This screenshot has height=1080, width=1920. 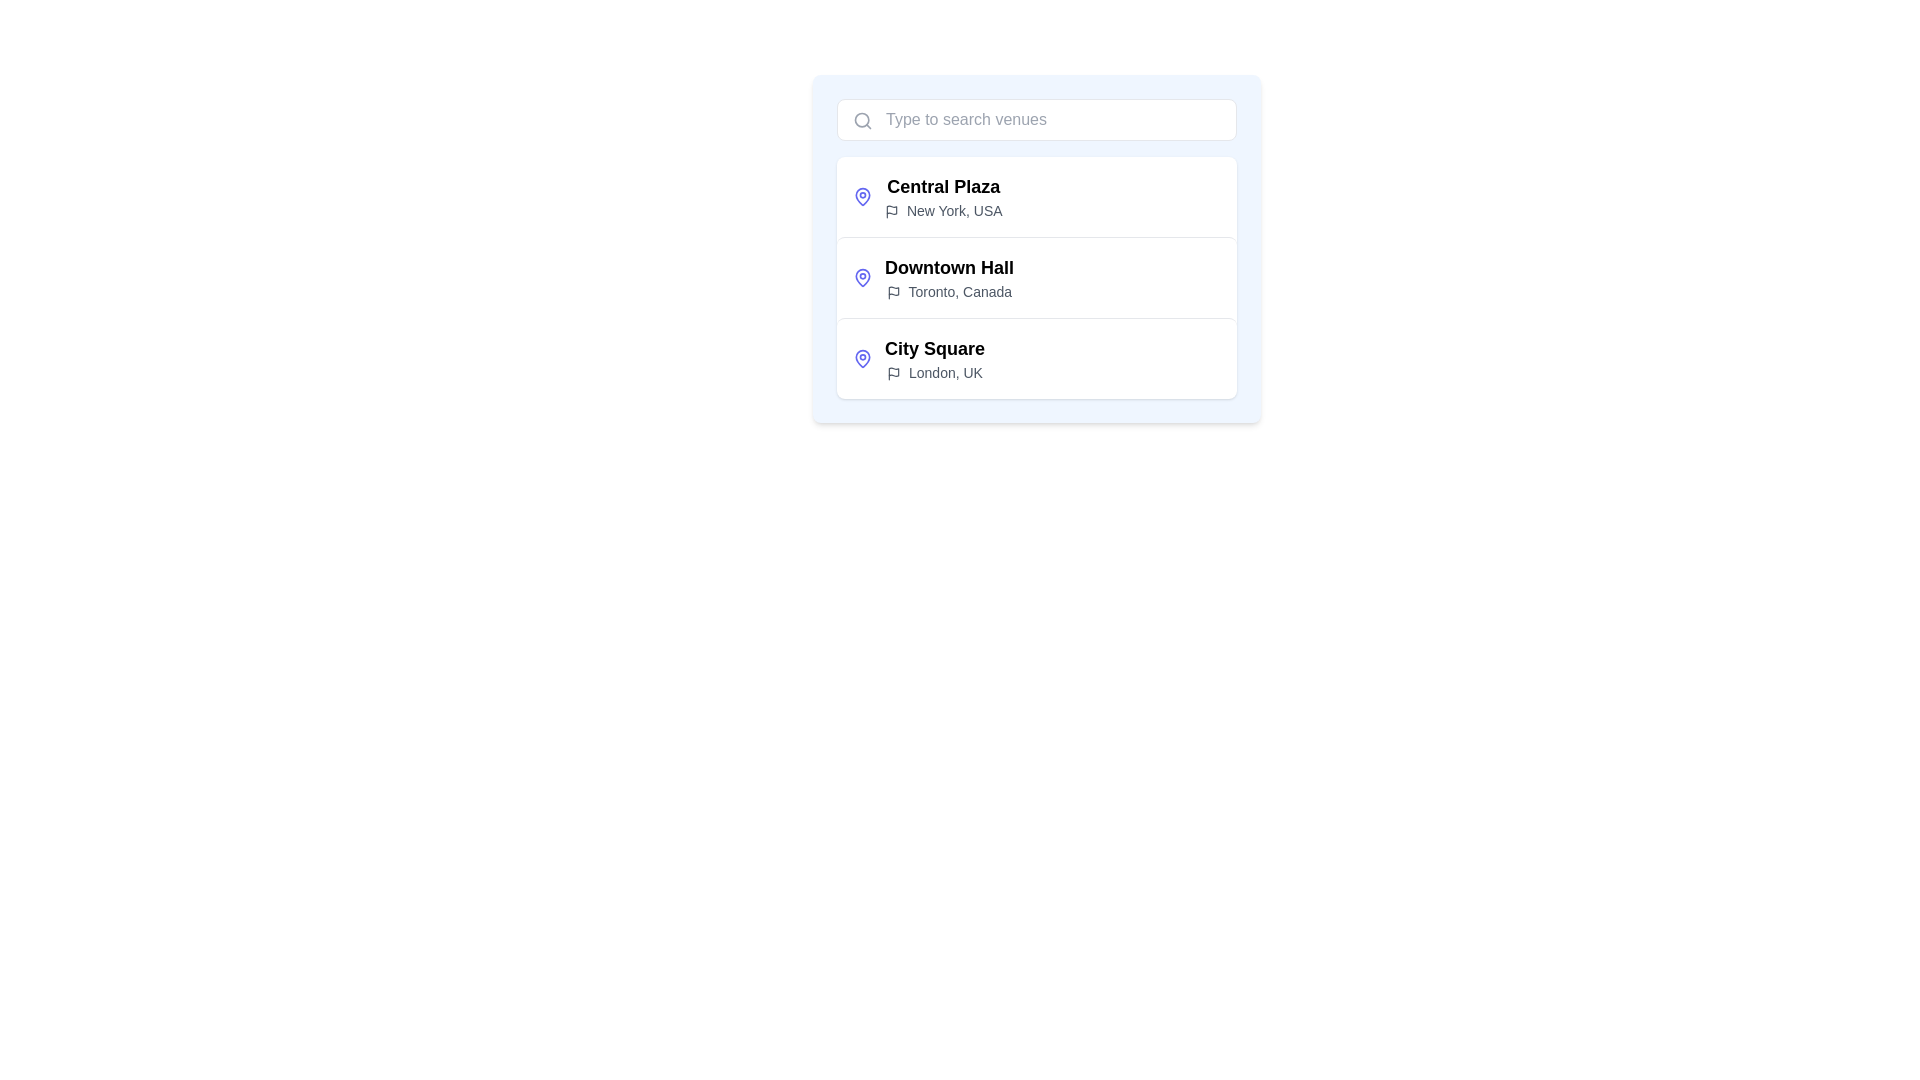 What do you see at coordinates (934, 373) in the screenshot?
I see `the Text Label with Icon displaying the location 'London, UK' associated with 'City Square'` at bounding box center [934, 373].